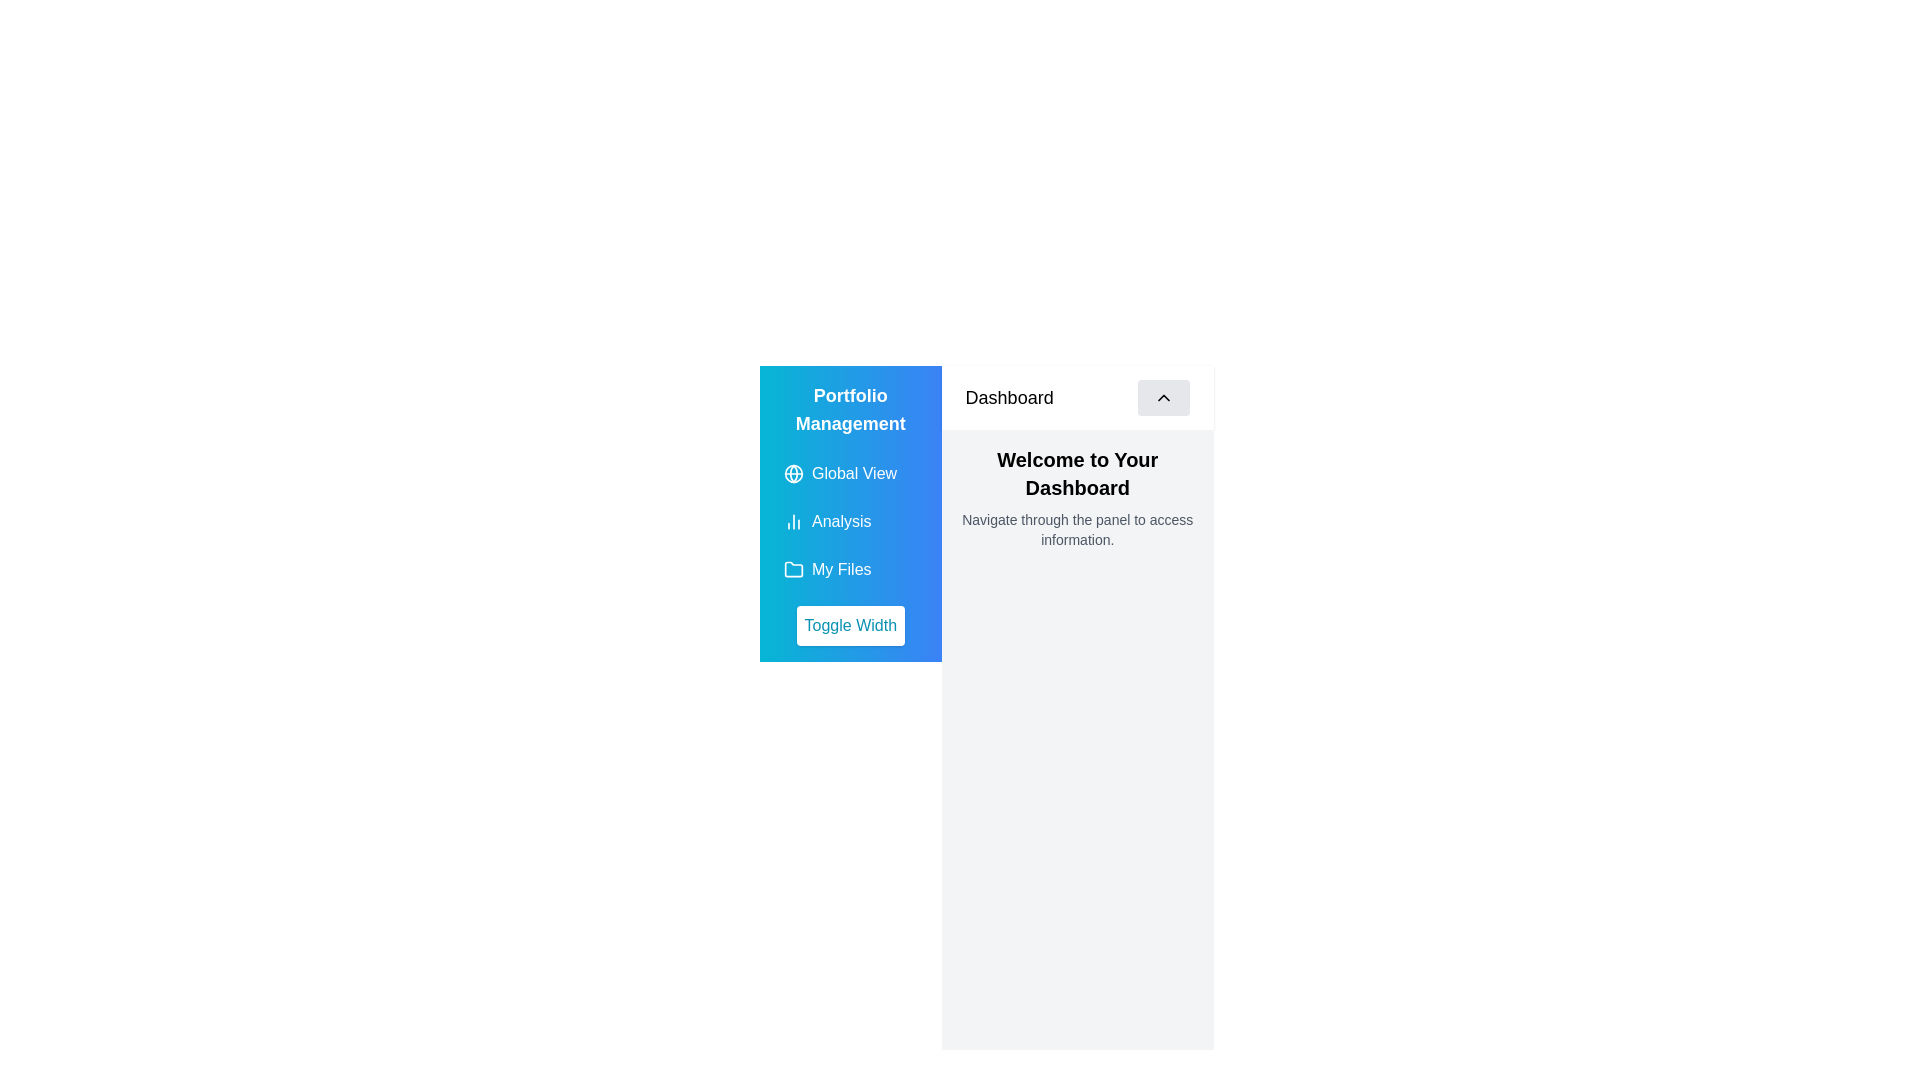 This screenshot has height=1080, width=1920. Describe the element at coordinates (850, 474) in the screenshot. I see `the 'Global View' navigation link, which is the first item in the list below the 'Portfolio Management' heading` at that location.